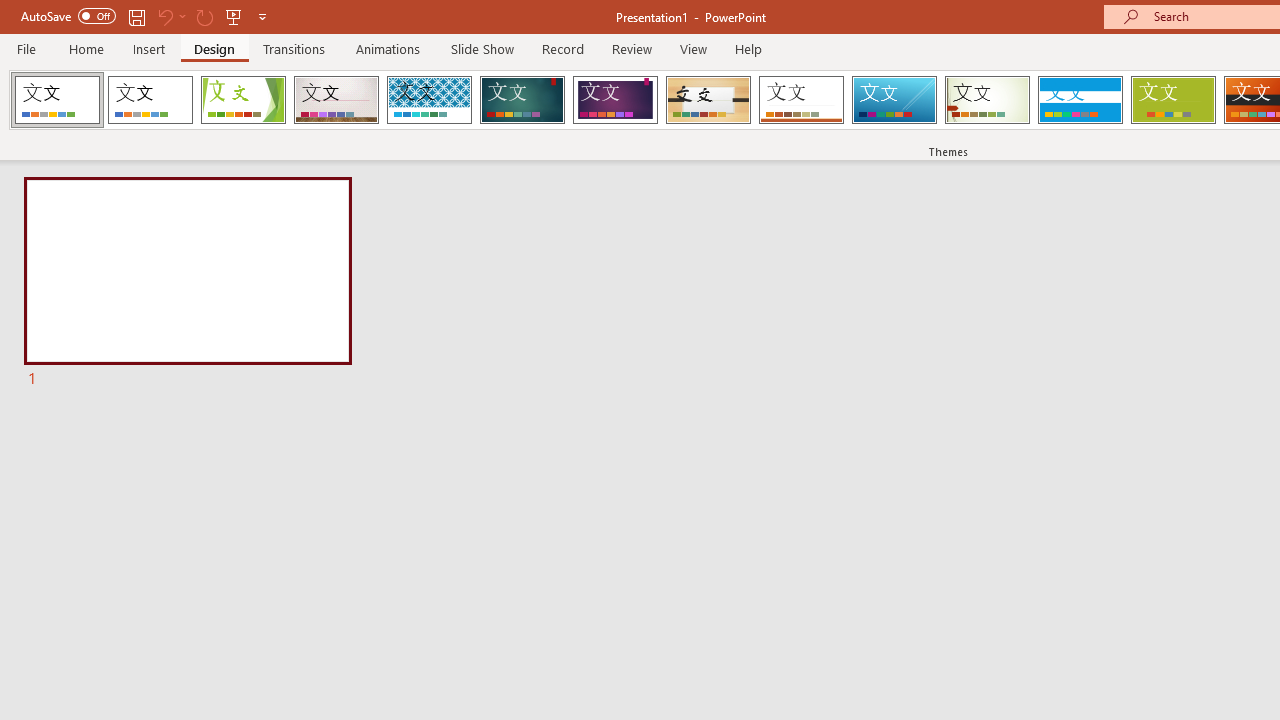  What do you see at coordinates (242, 100) in the screenshot?
I see `'Facet'` at bounding box center [242, 100].